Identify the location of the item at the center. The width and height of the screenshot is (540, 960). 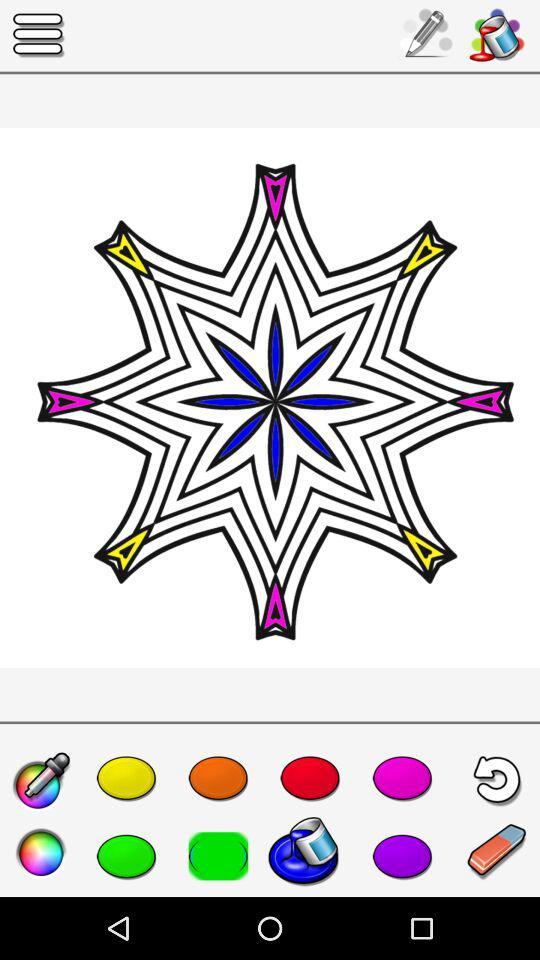
(270, 396).